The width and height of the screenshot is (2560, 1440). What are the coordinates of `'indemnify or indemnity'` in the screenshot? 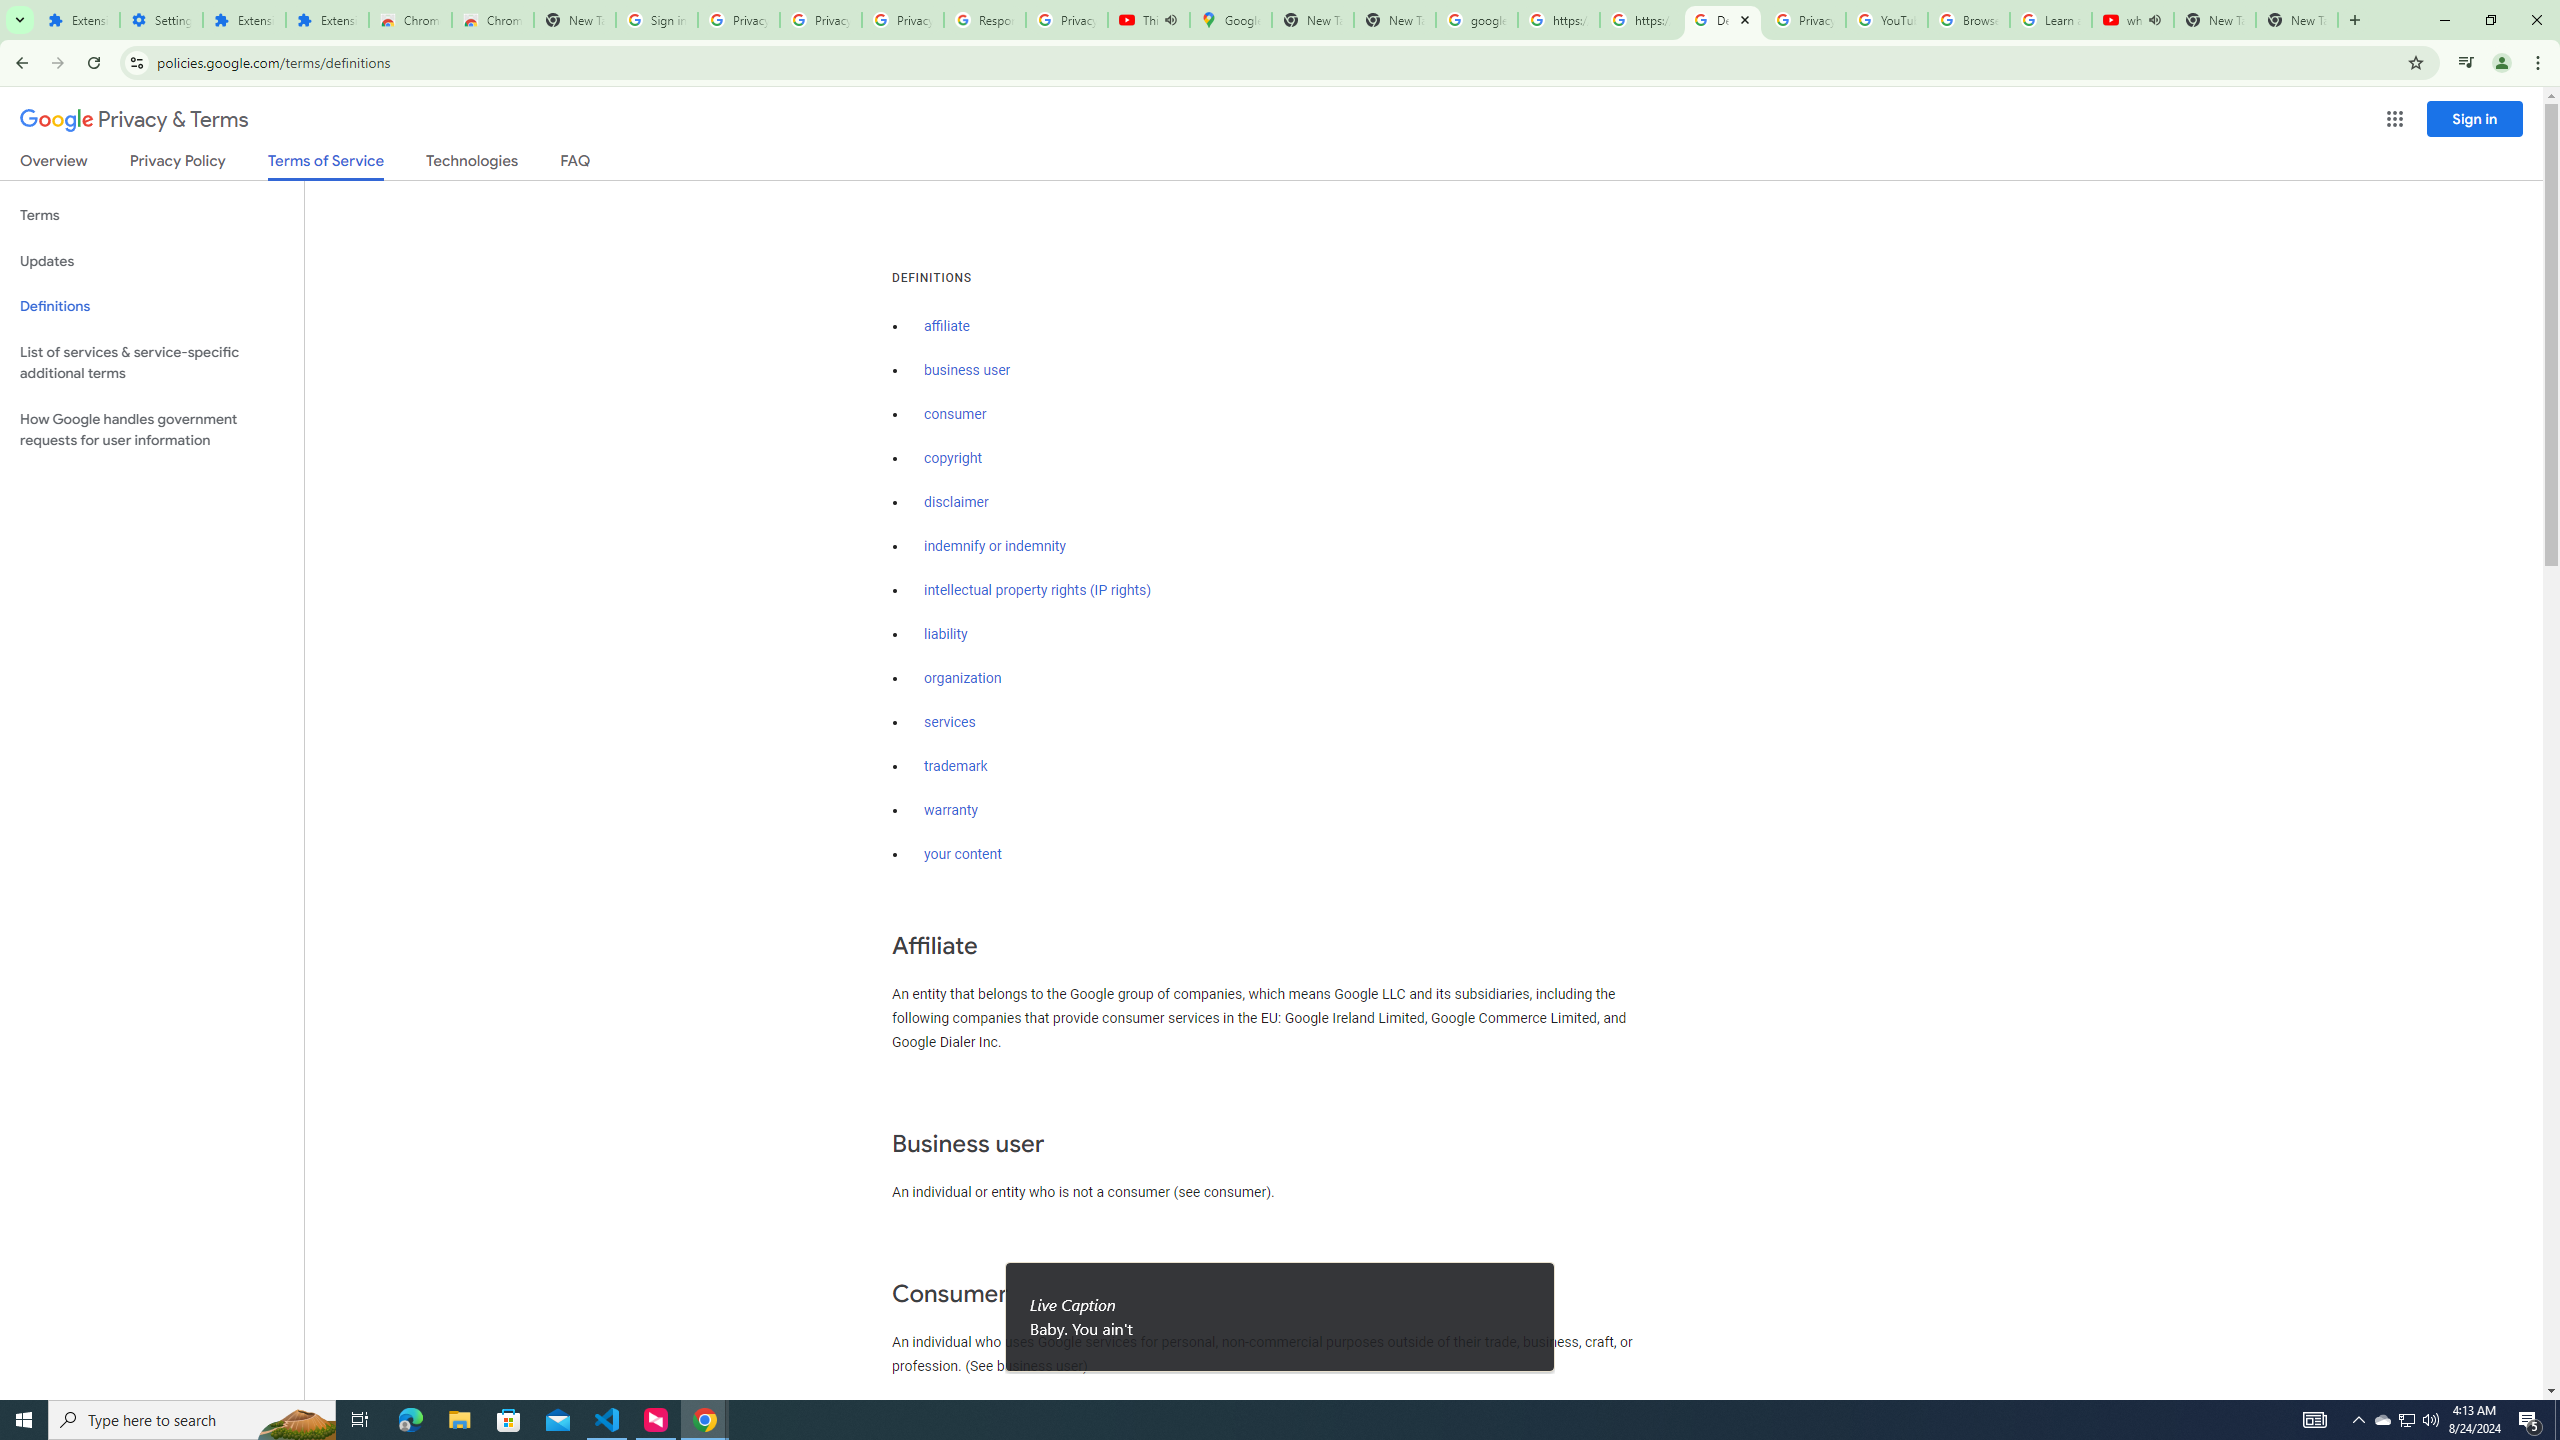 It's located at (994, 547).